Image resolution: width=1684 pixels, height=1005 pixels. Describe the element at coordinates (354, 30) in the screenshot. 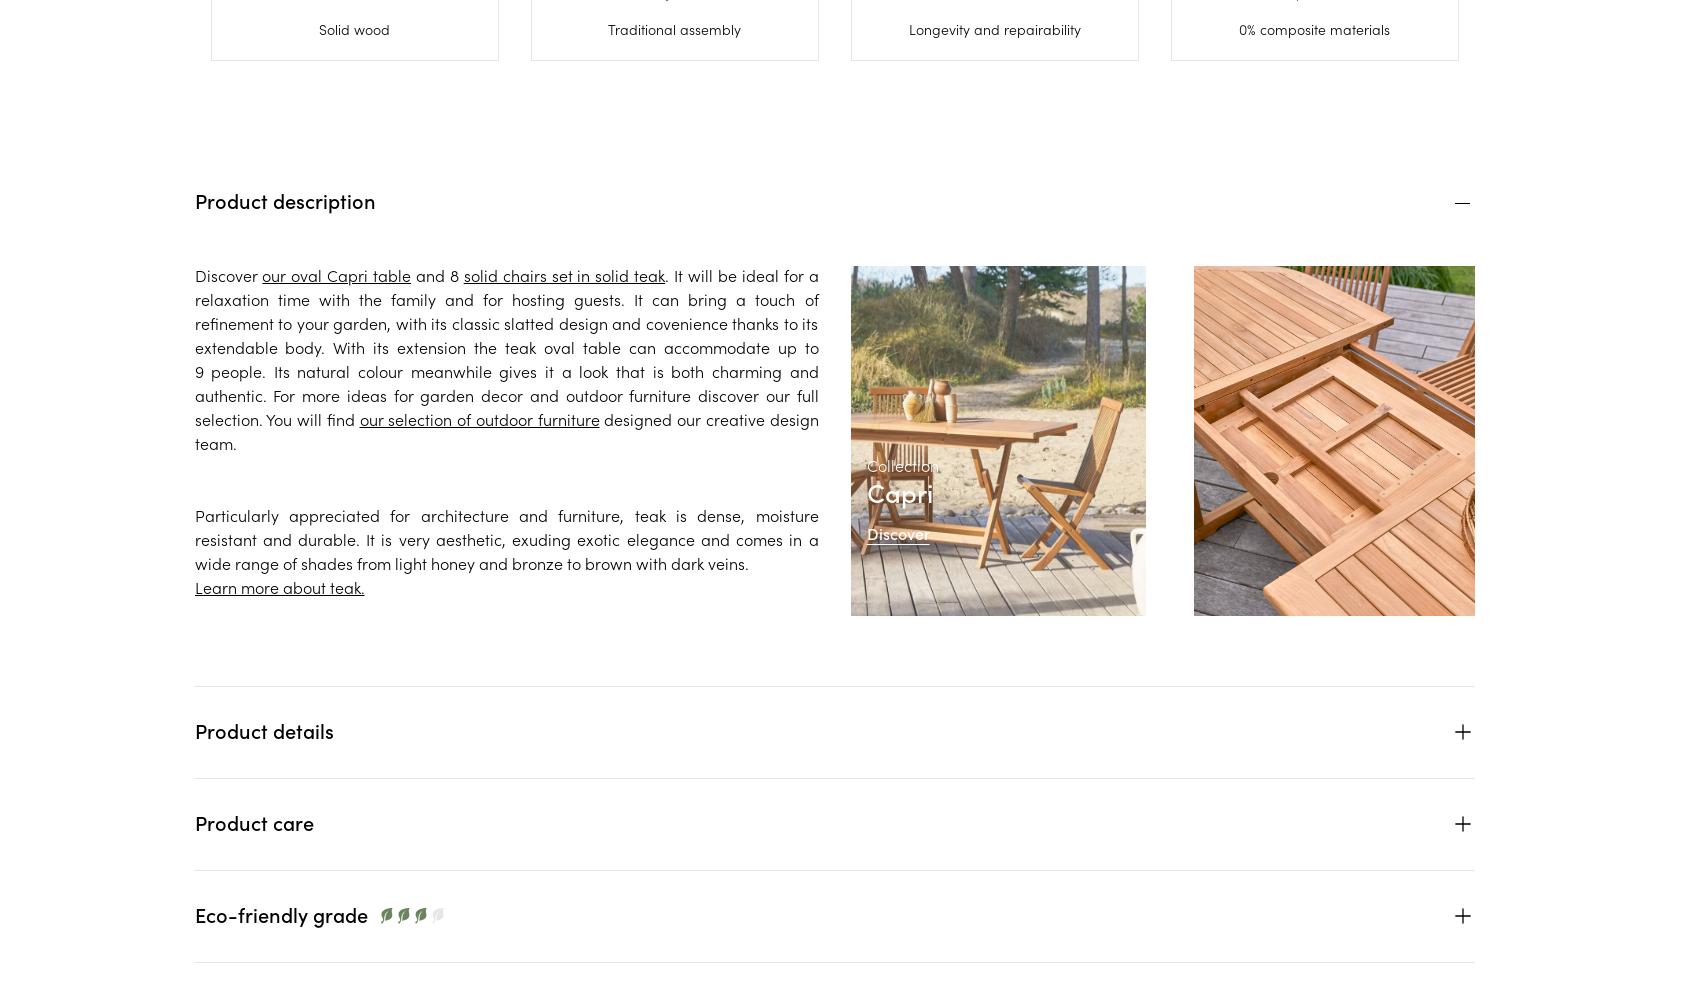

I see `'Solid wood'` at that location.